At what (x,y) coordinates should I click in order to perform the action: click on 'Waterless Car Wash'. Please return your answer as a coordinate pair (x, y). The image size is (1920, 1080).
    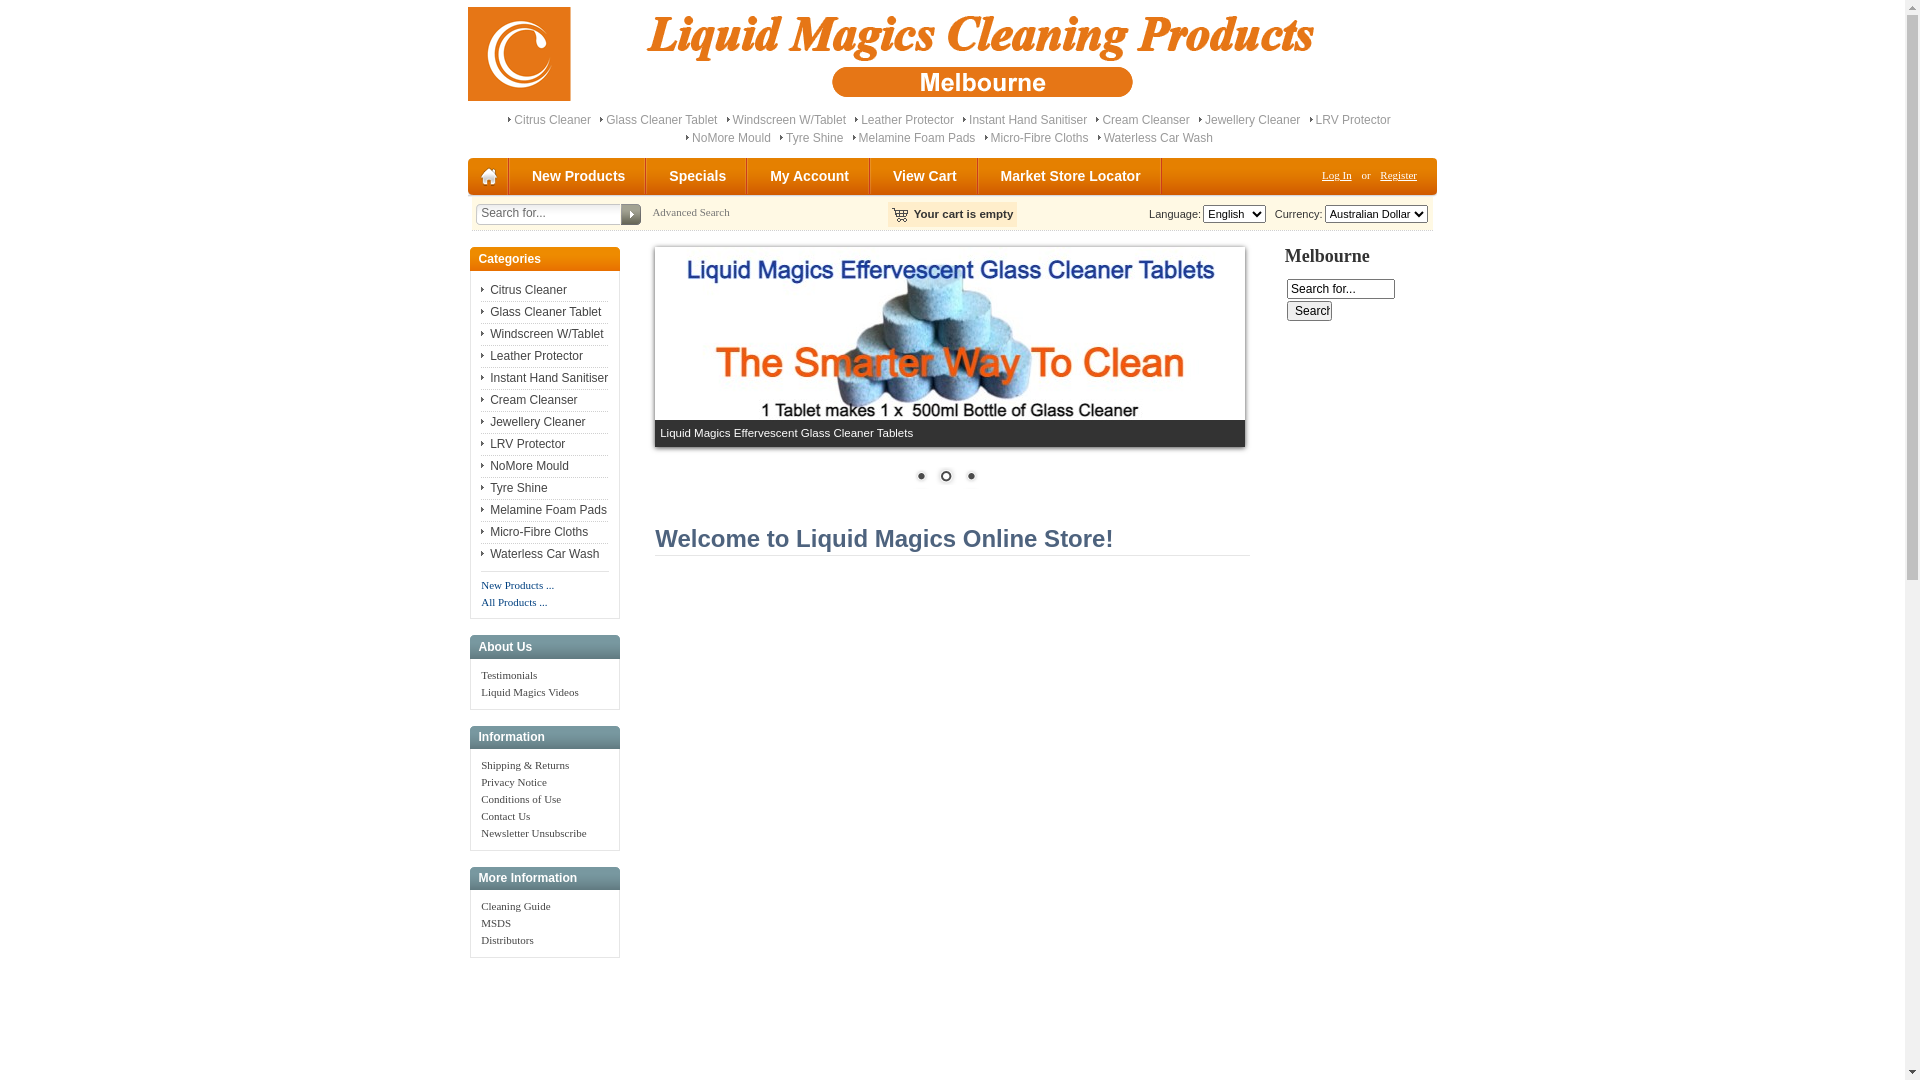
    Looking at the image, I should click on (1158, 137).